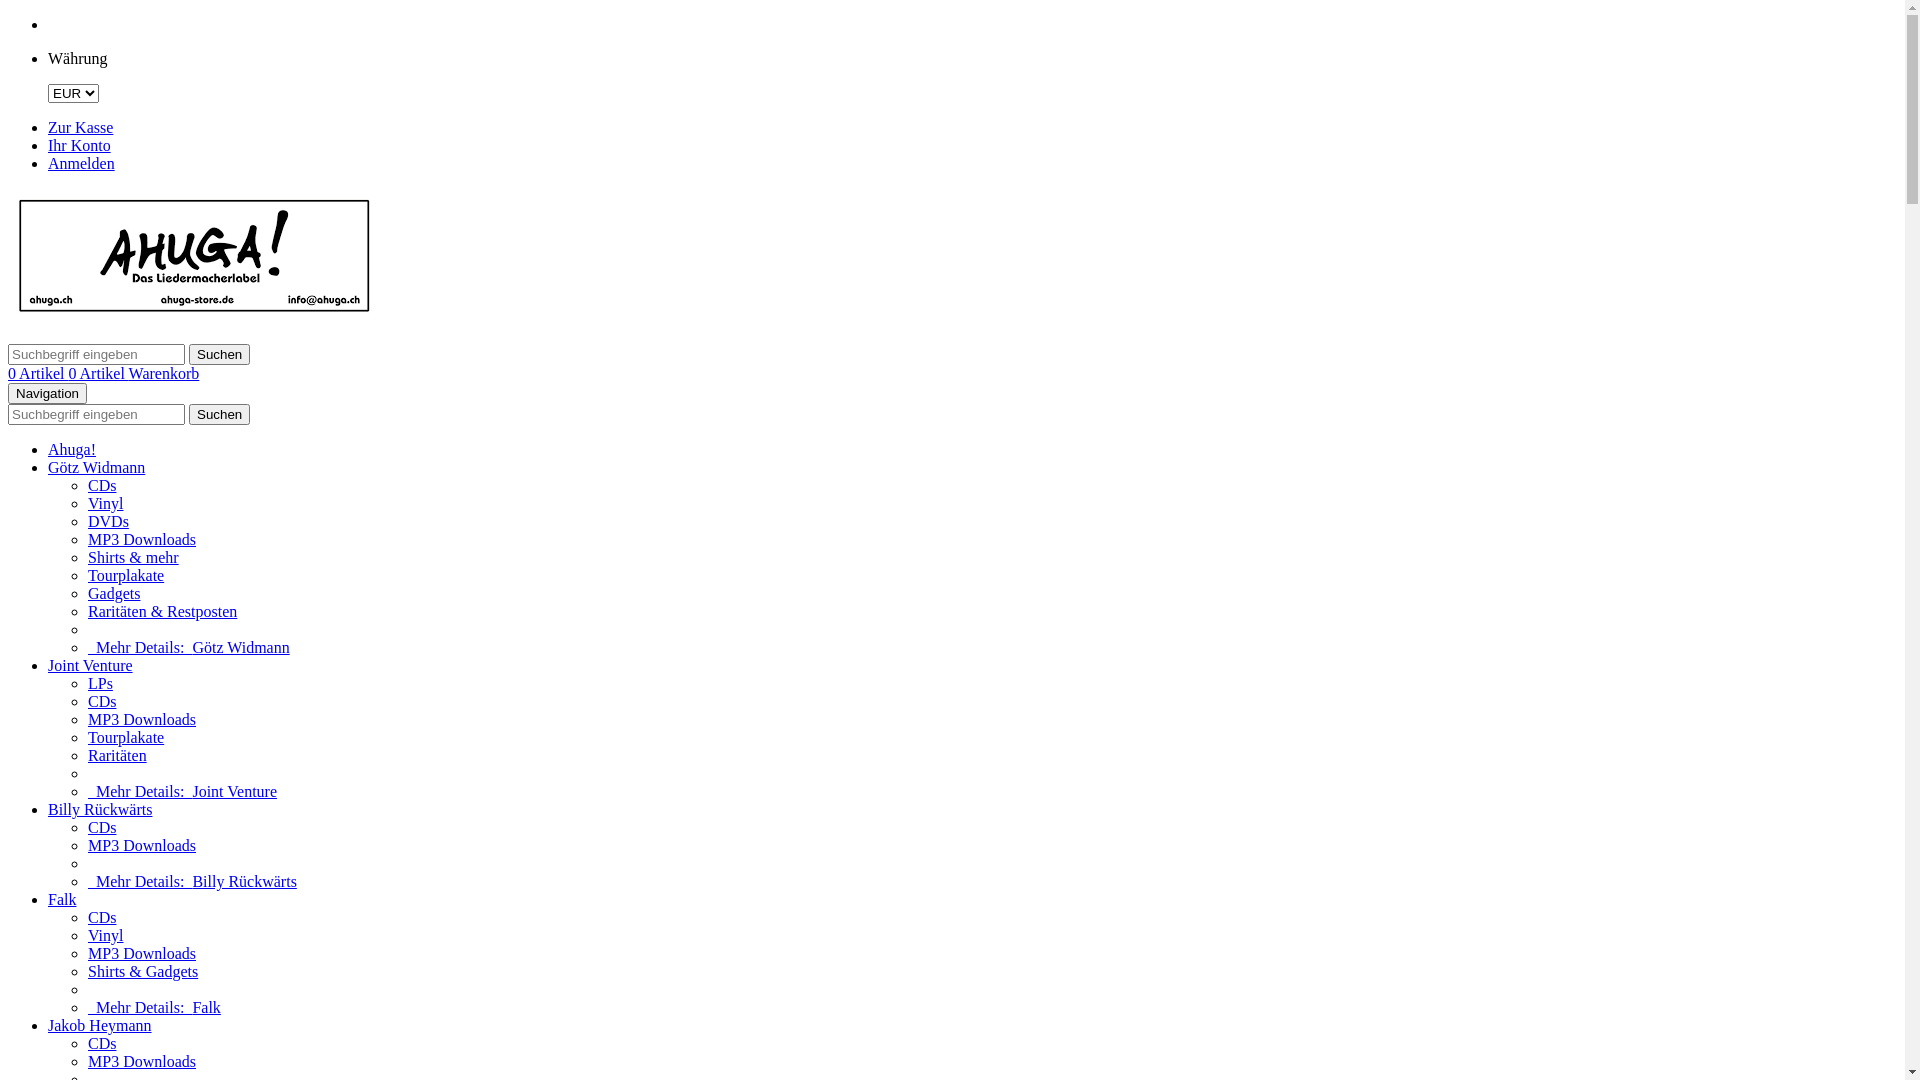  I want to click on 'MP3 Downloads', so click(141, 1060).